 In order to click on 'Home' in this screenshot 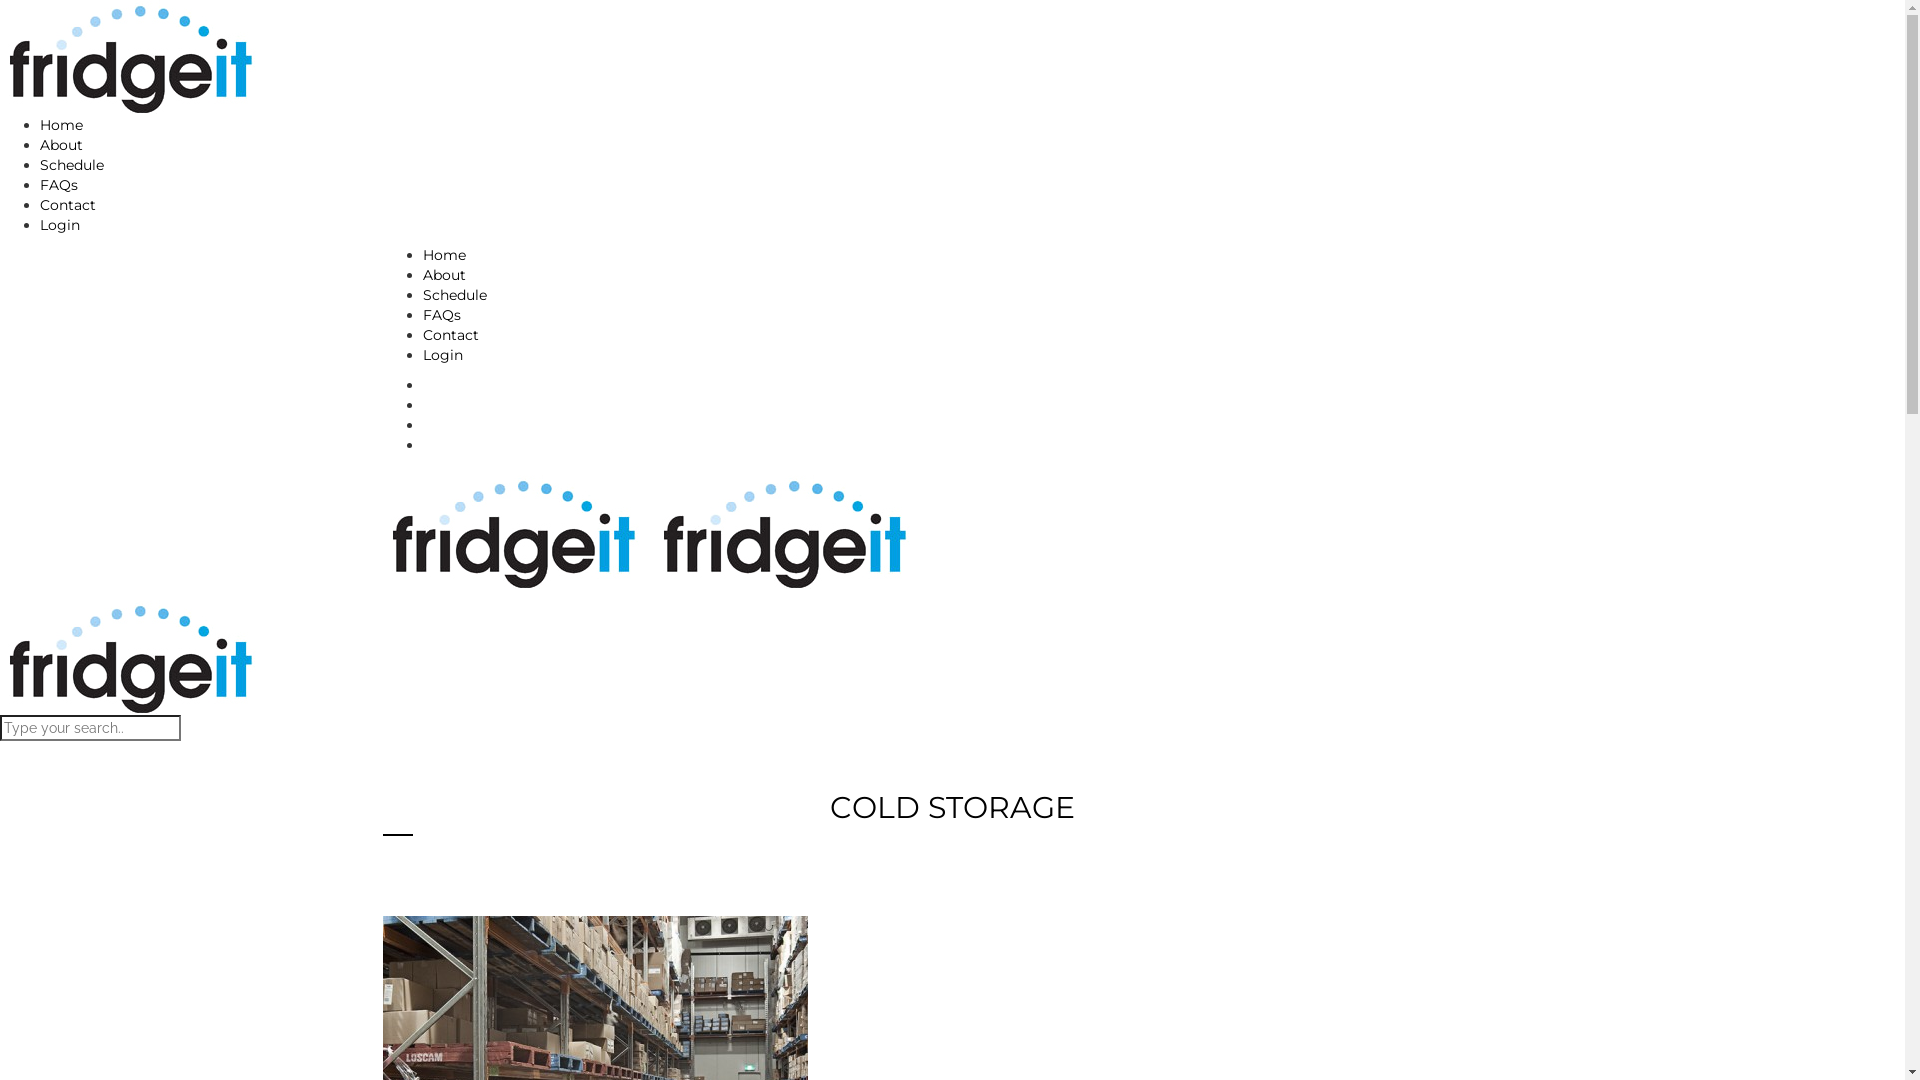, I will do `click(421, 253)`.